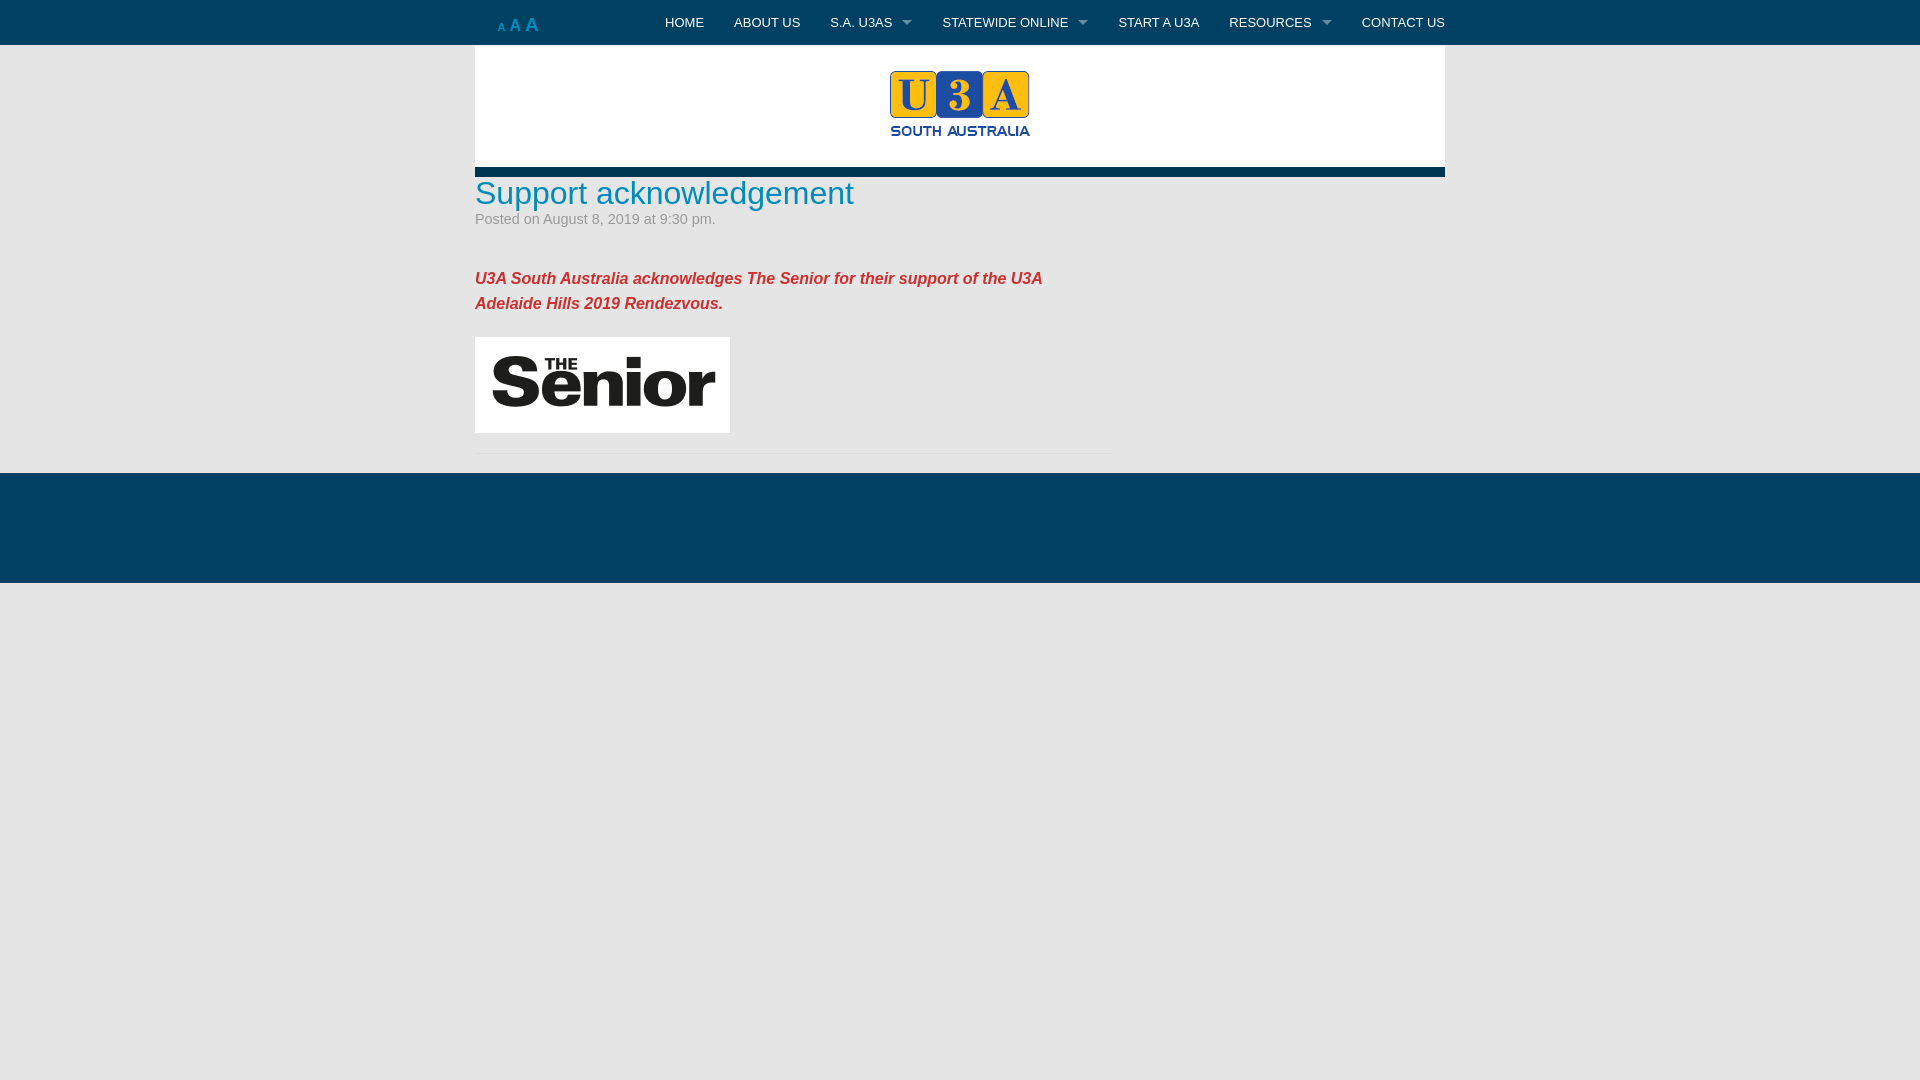  I want to click on 'ABOUT US', so click(766, 22).